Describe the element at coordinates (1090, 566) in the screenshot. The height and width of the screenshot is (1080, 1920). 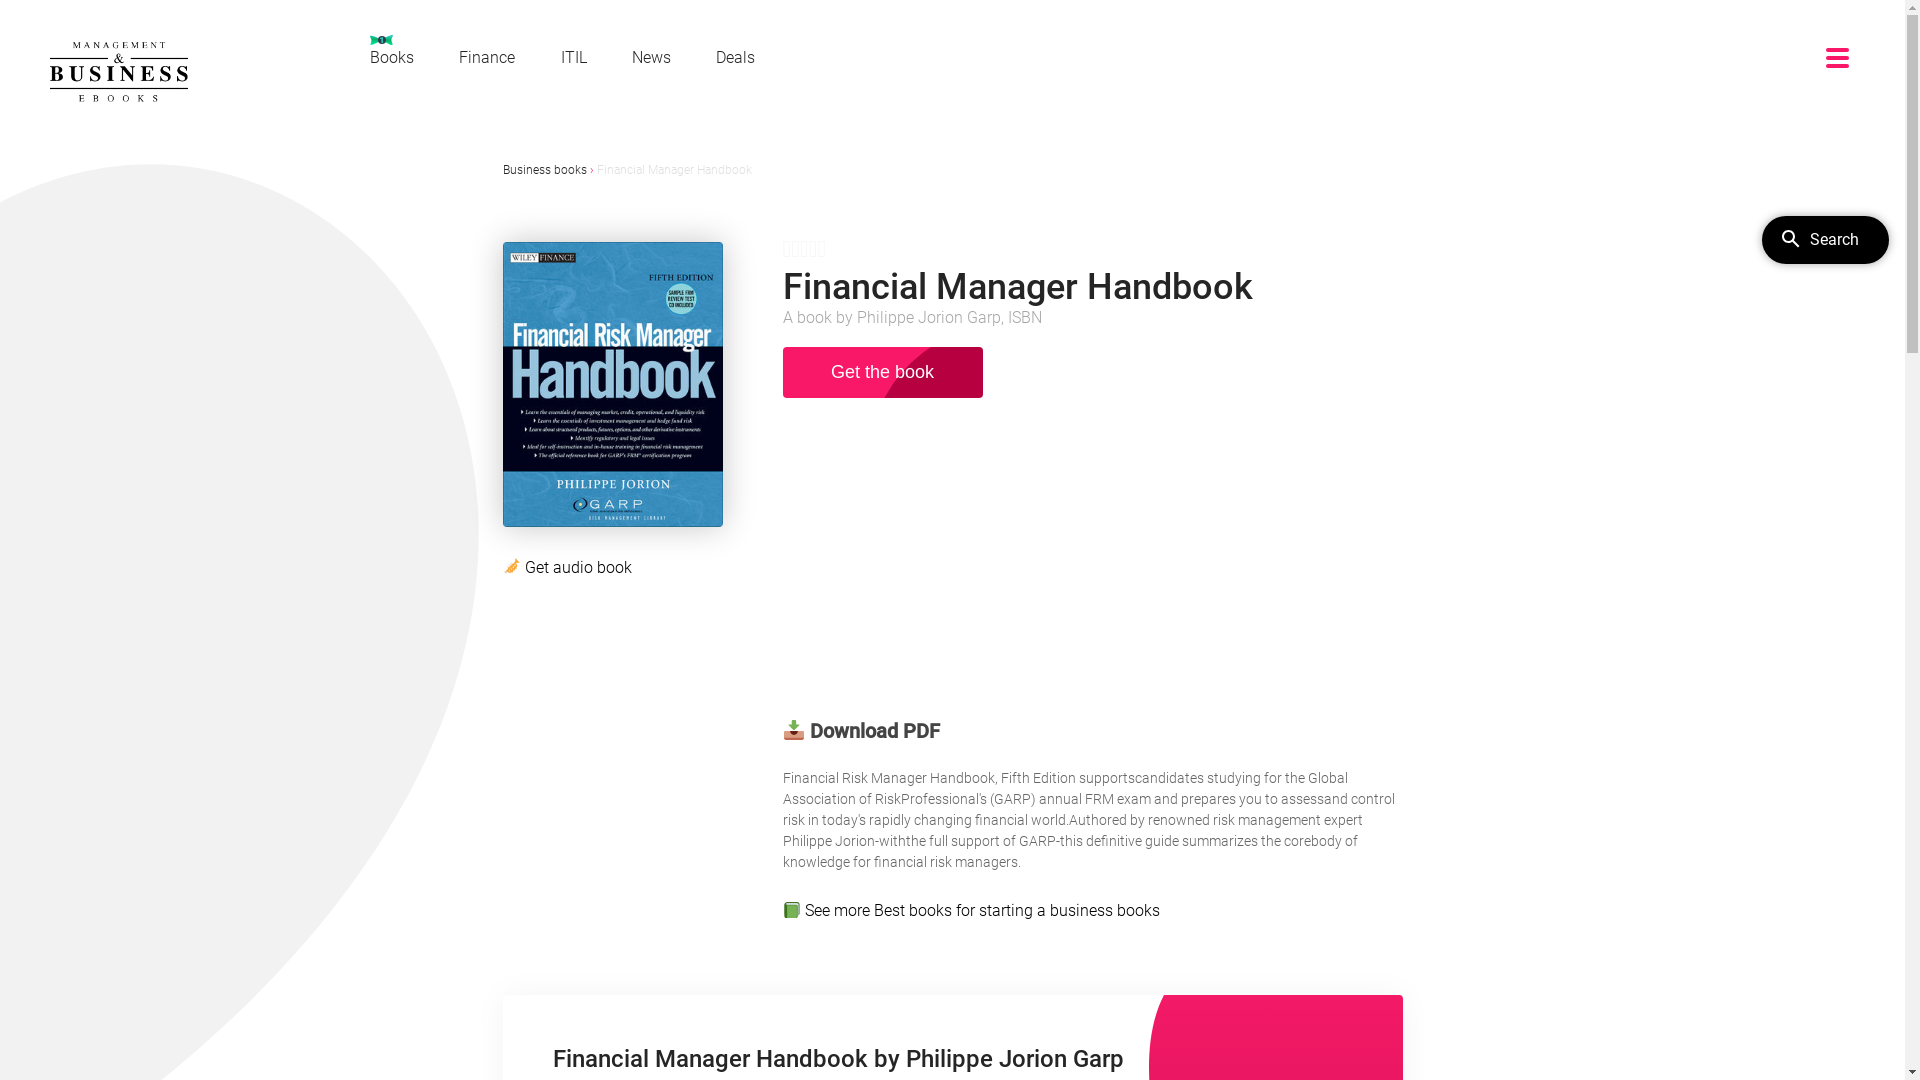
I see `'Advertisement'` at that location.